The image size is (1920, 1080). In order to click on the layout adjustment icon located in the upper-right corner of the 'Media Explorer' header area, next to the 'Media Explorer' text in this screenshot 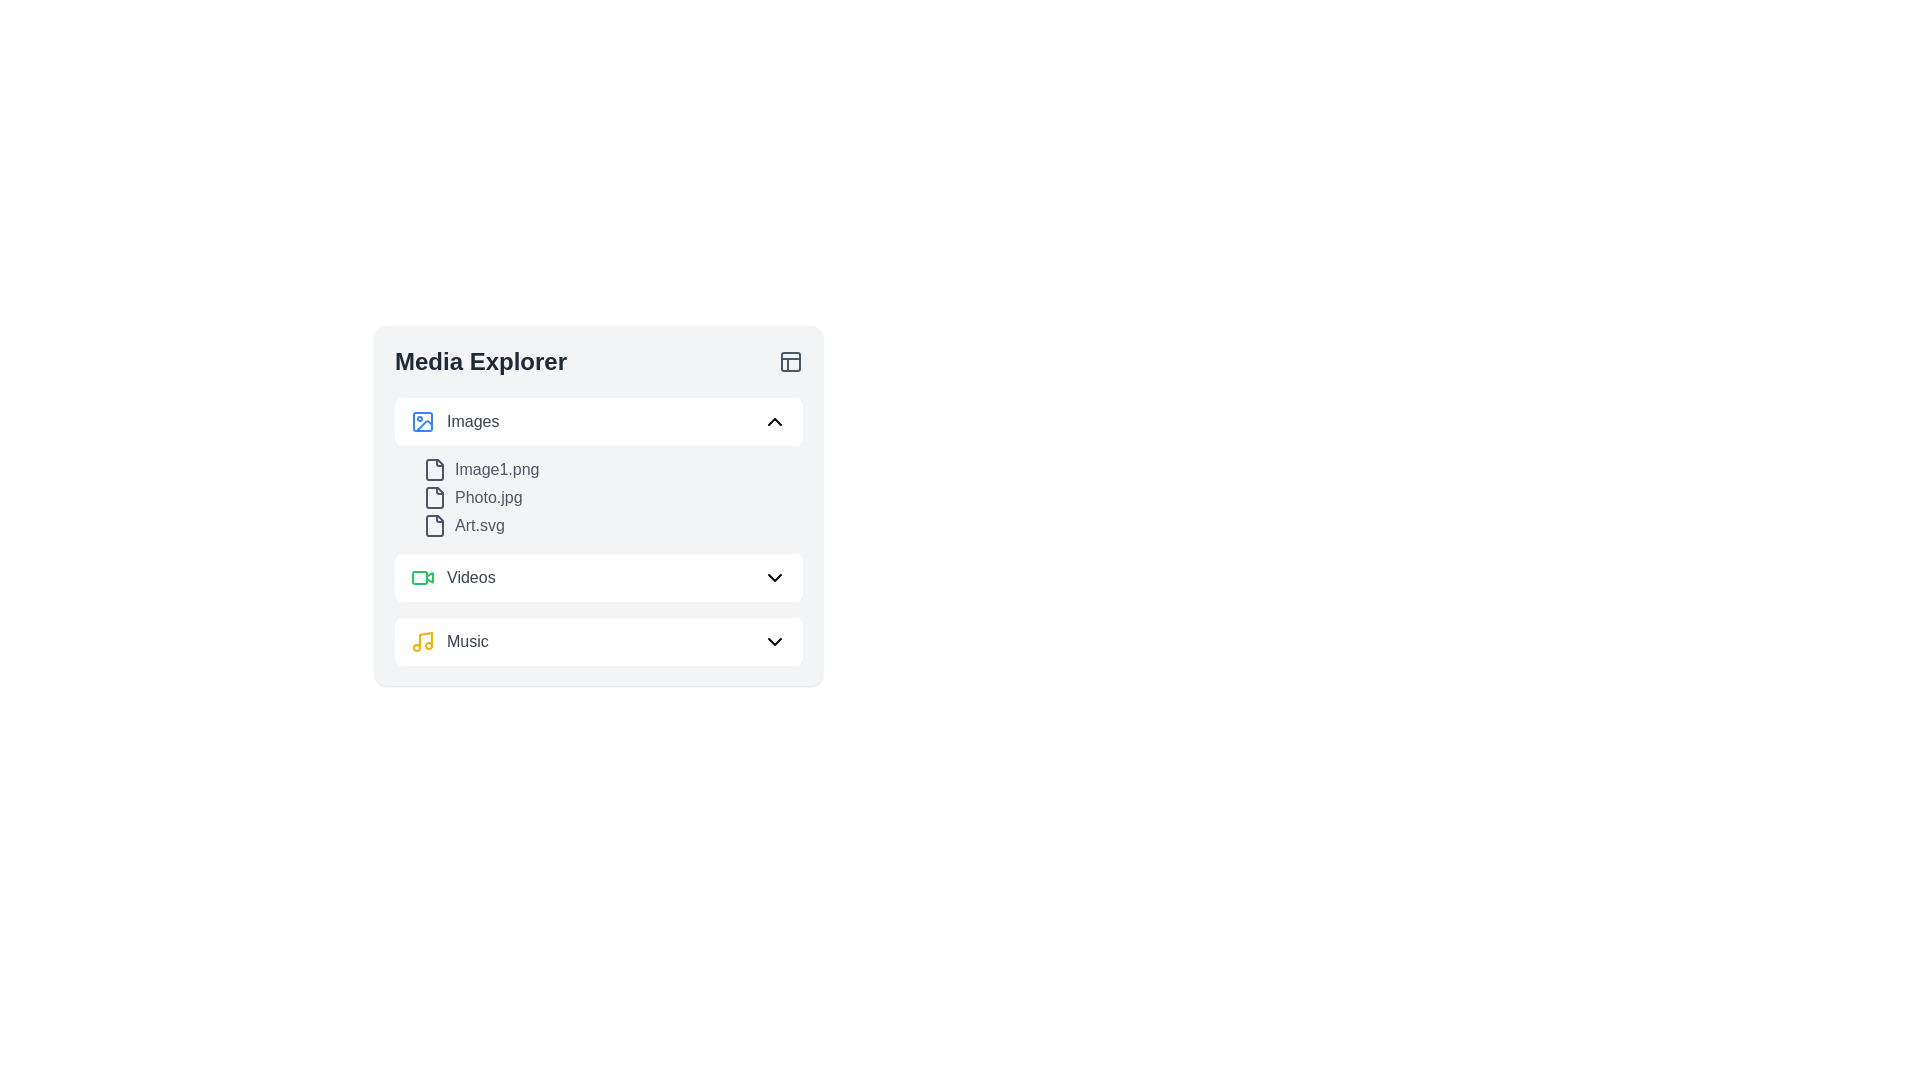, I will do `click(790, 362)`.